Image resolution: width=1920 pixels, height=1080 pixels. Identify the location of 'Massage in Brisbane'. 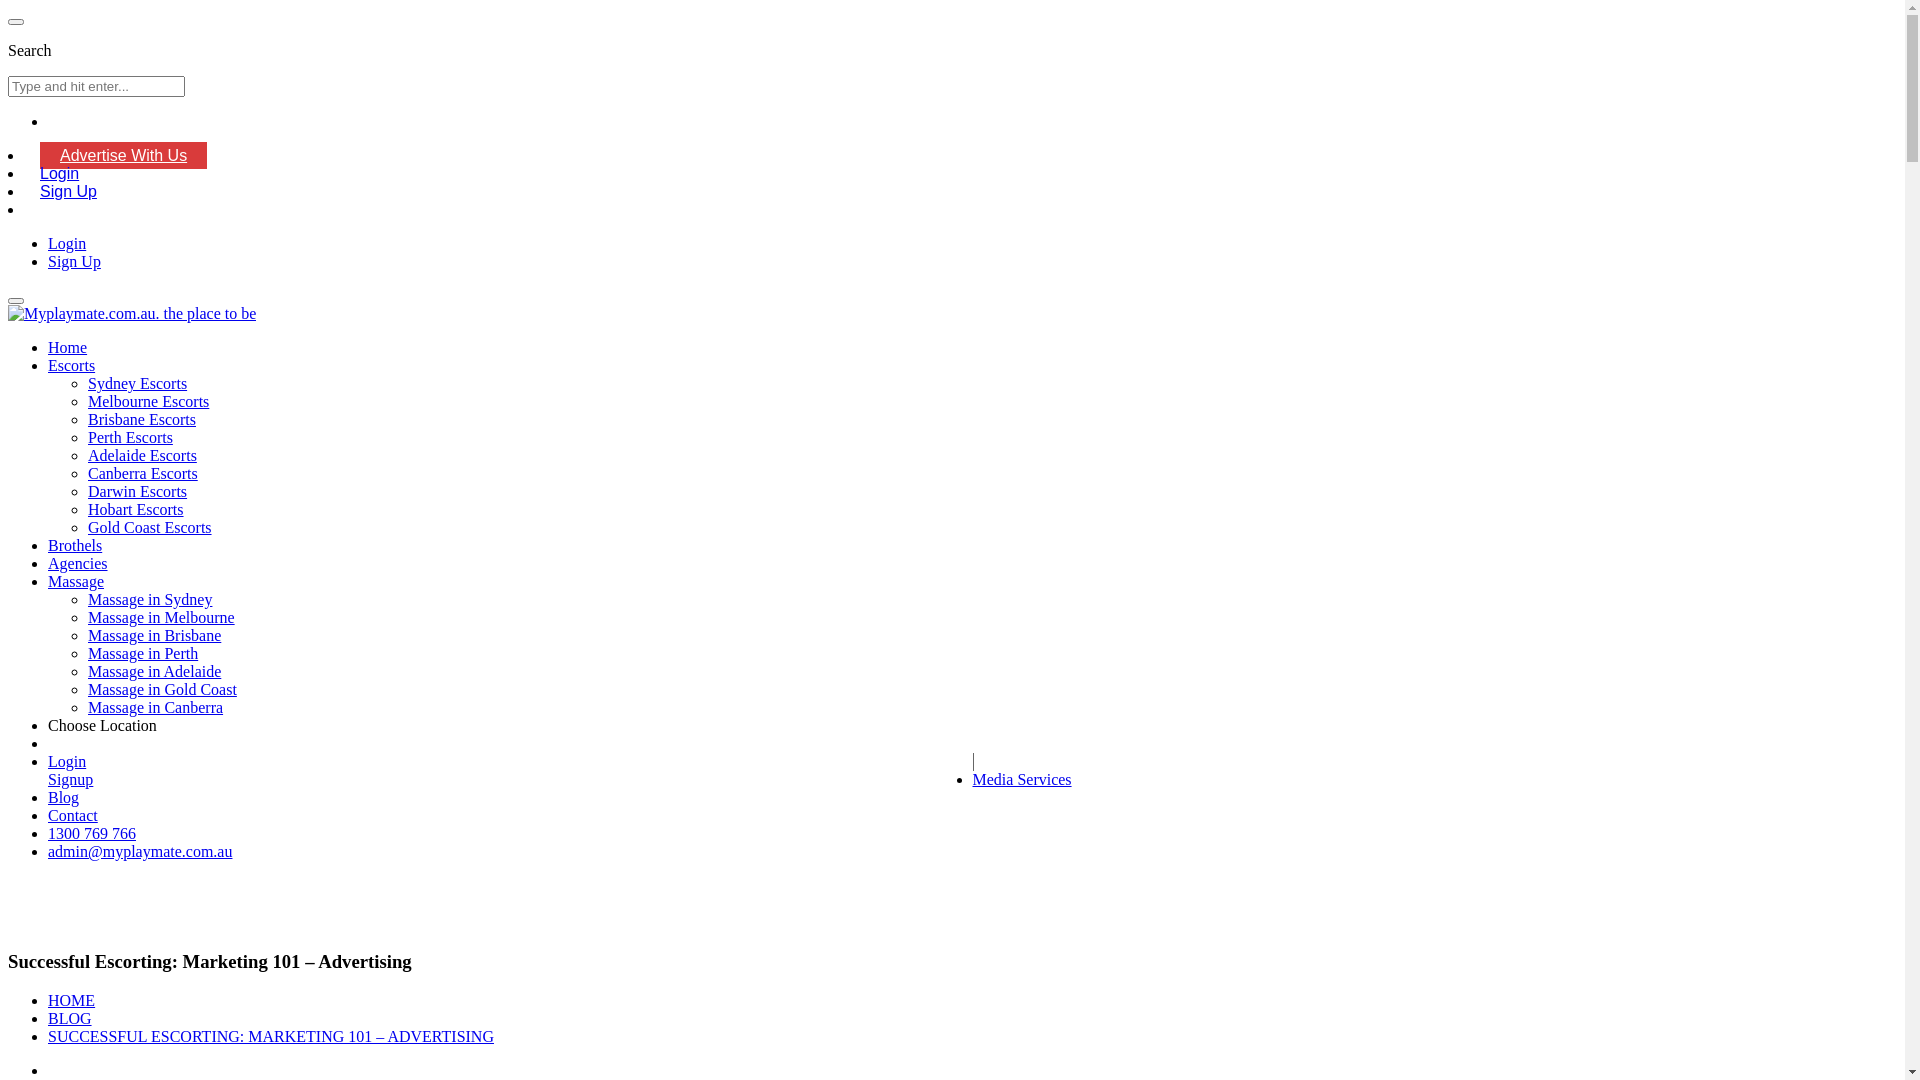
(153, 635).